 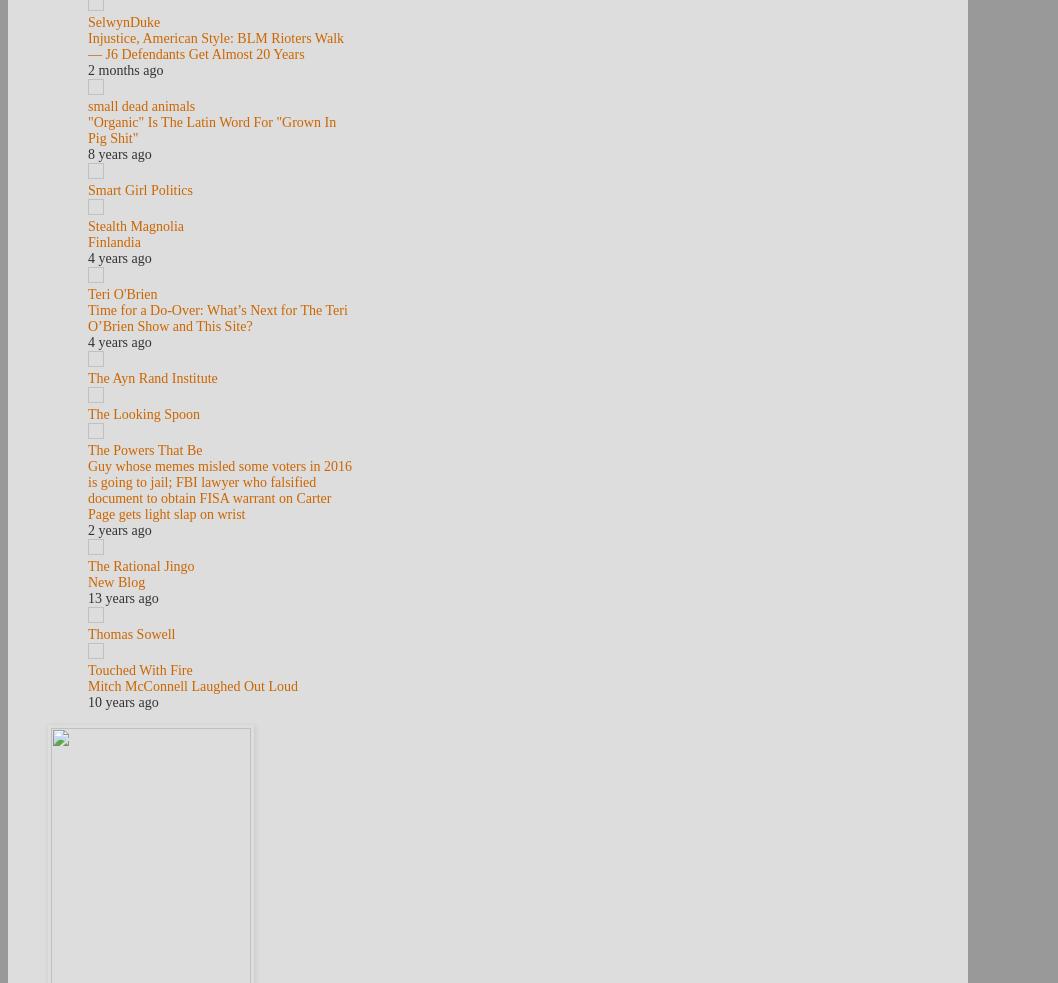 What do you see at coordinates (115, 582) in the screenshot?
I see `'New Blog'` at bounding box center [115, 582].